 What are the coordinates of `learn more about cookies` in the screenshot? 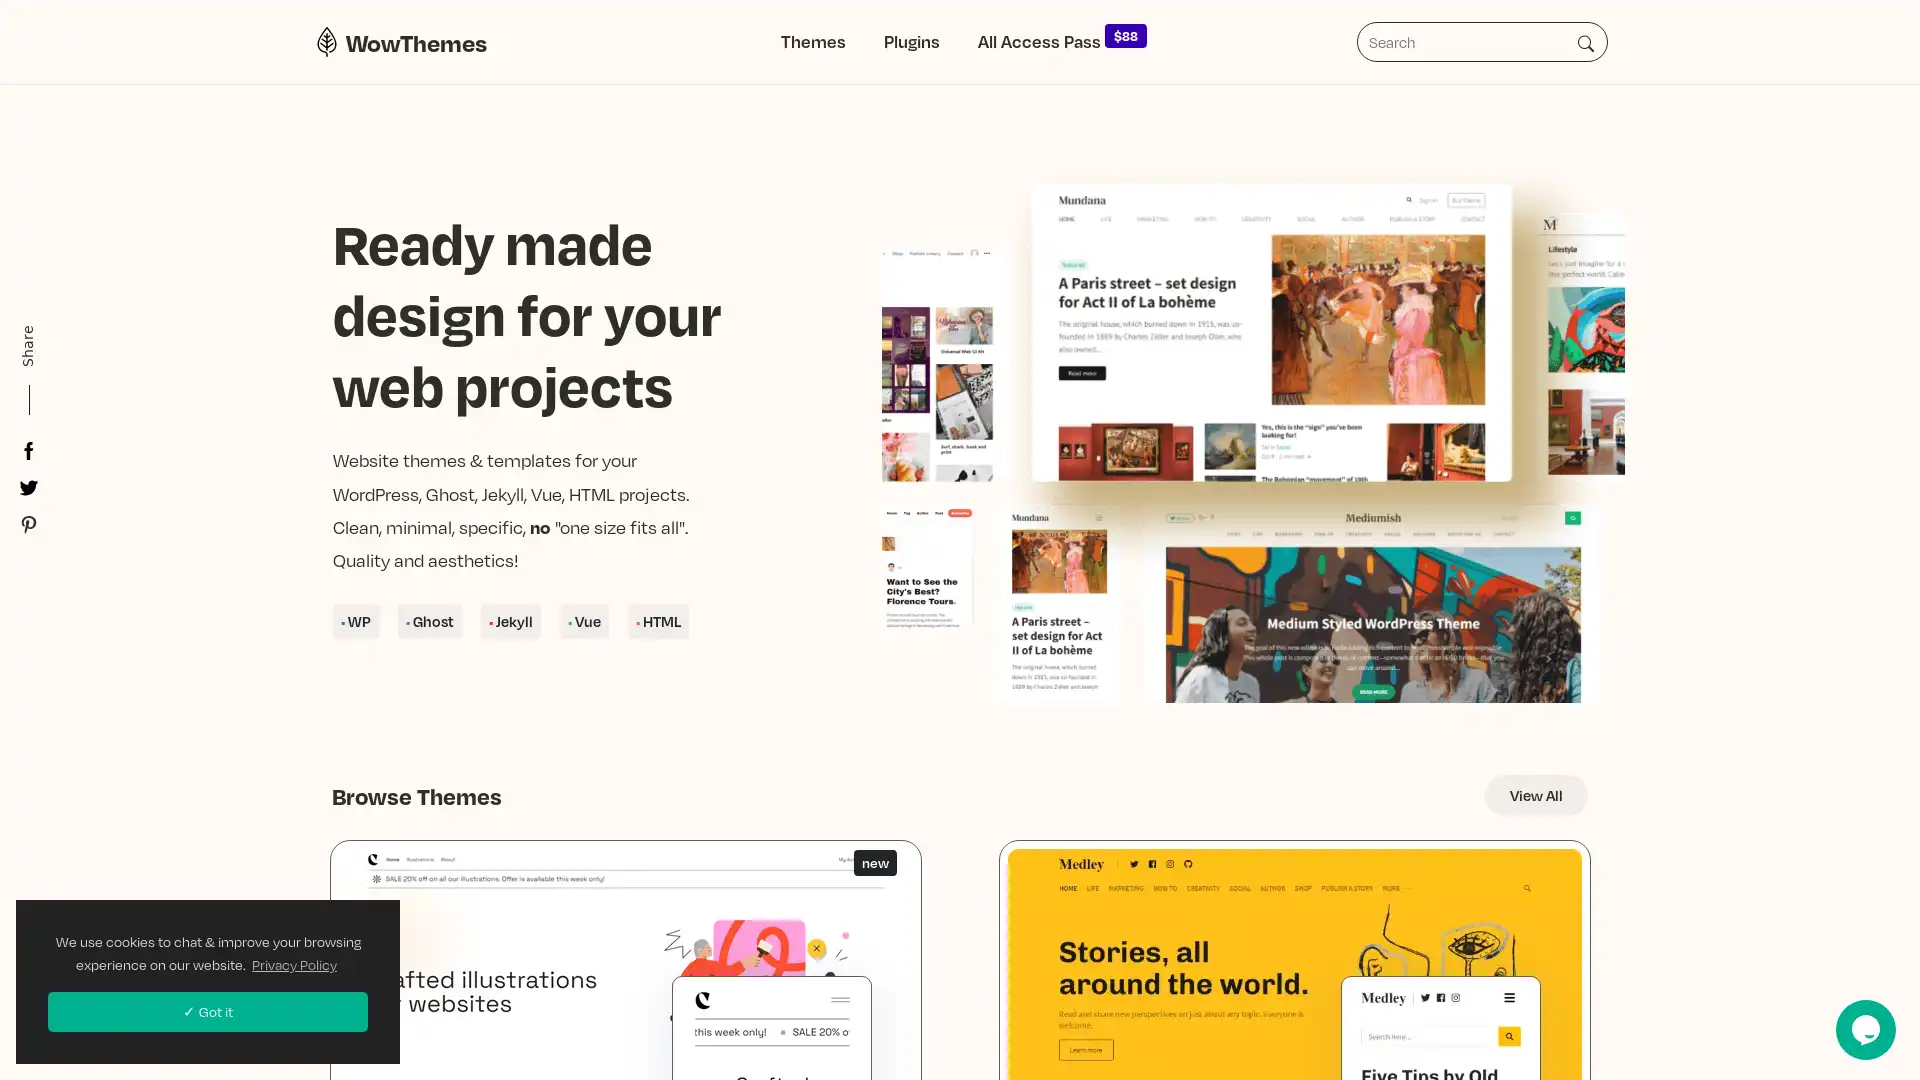 It's located at (293, 963).